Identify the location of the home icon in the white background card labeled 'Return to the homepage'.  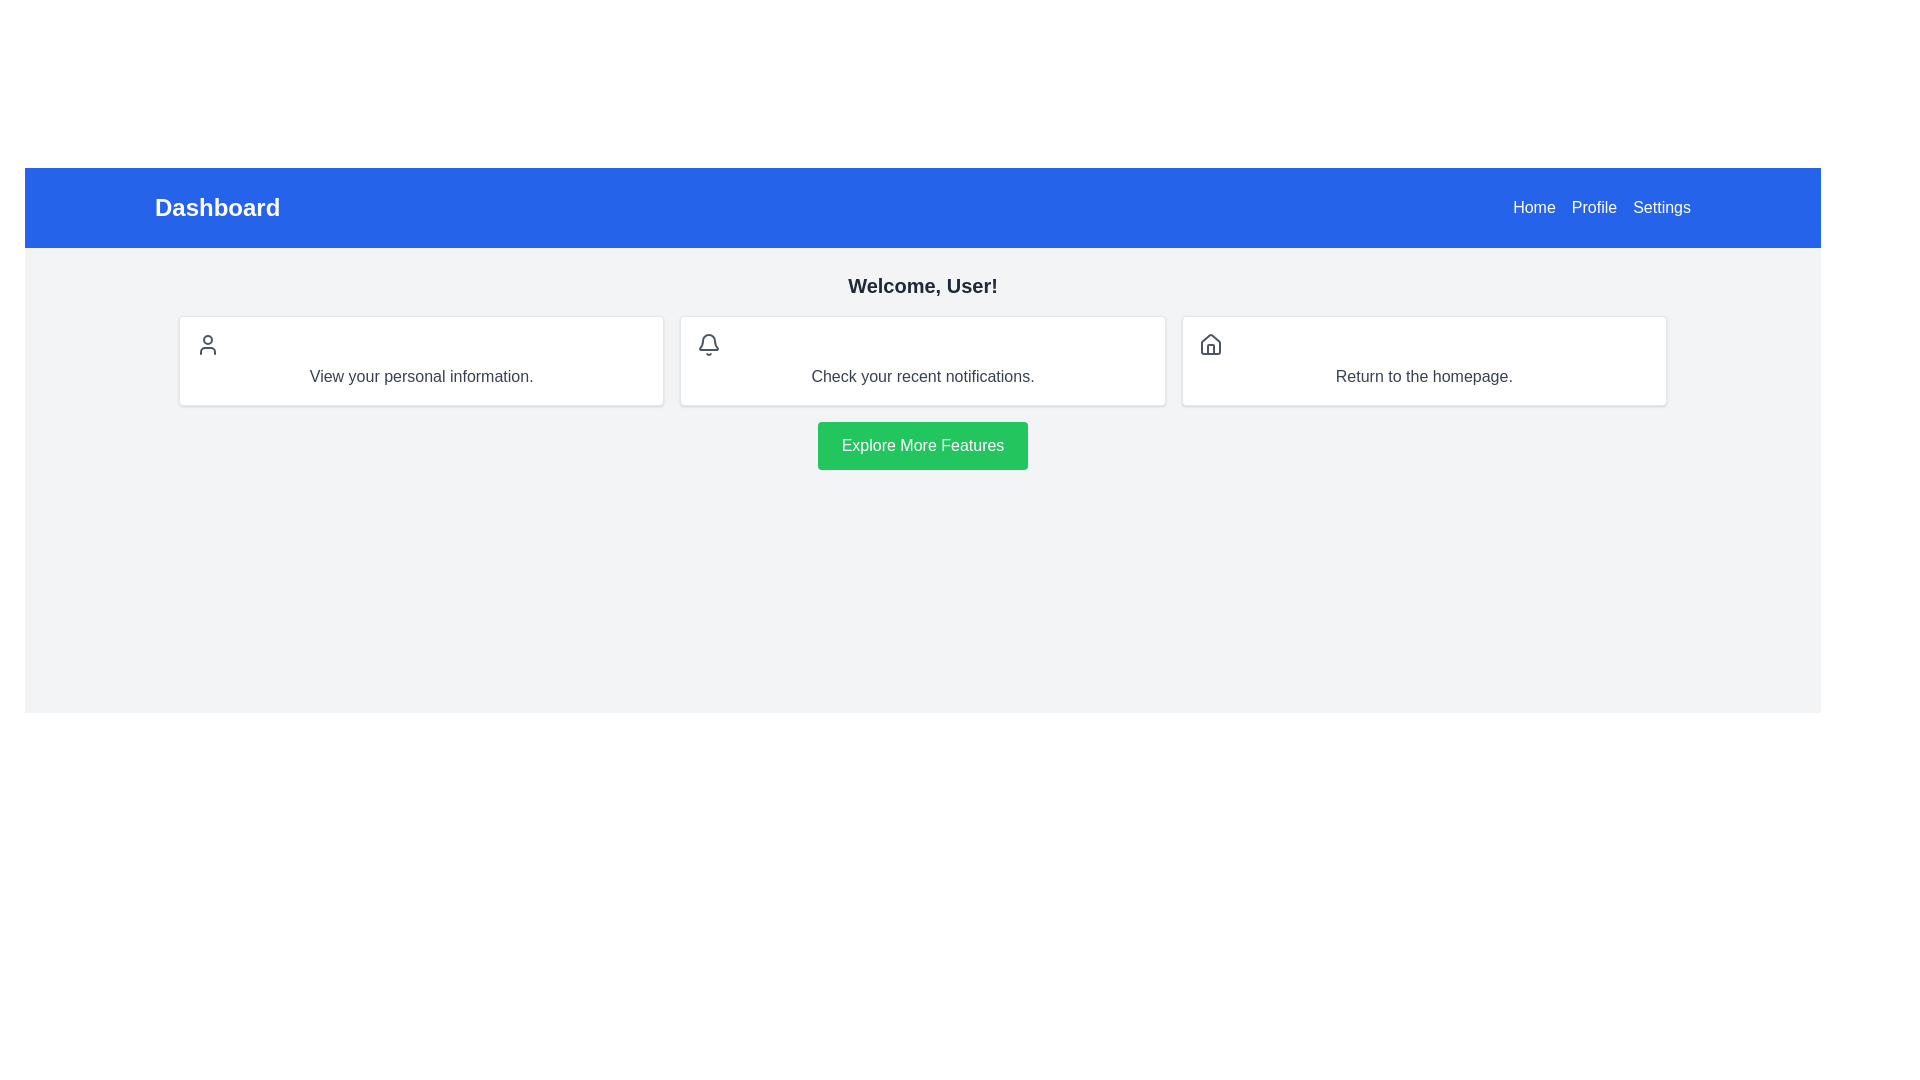
(1423, 361).